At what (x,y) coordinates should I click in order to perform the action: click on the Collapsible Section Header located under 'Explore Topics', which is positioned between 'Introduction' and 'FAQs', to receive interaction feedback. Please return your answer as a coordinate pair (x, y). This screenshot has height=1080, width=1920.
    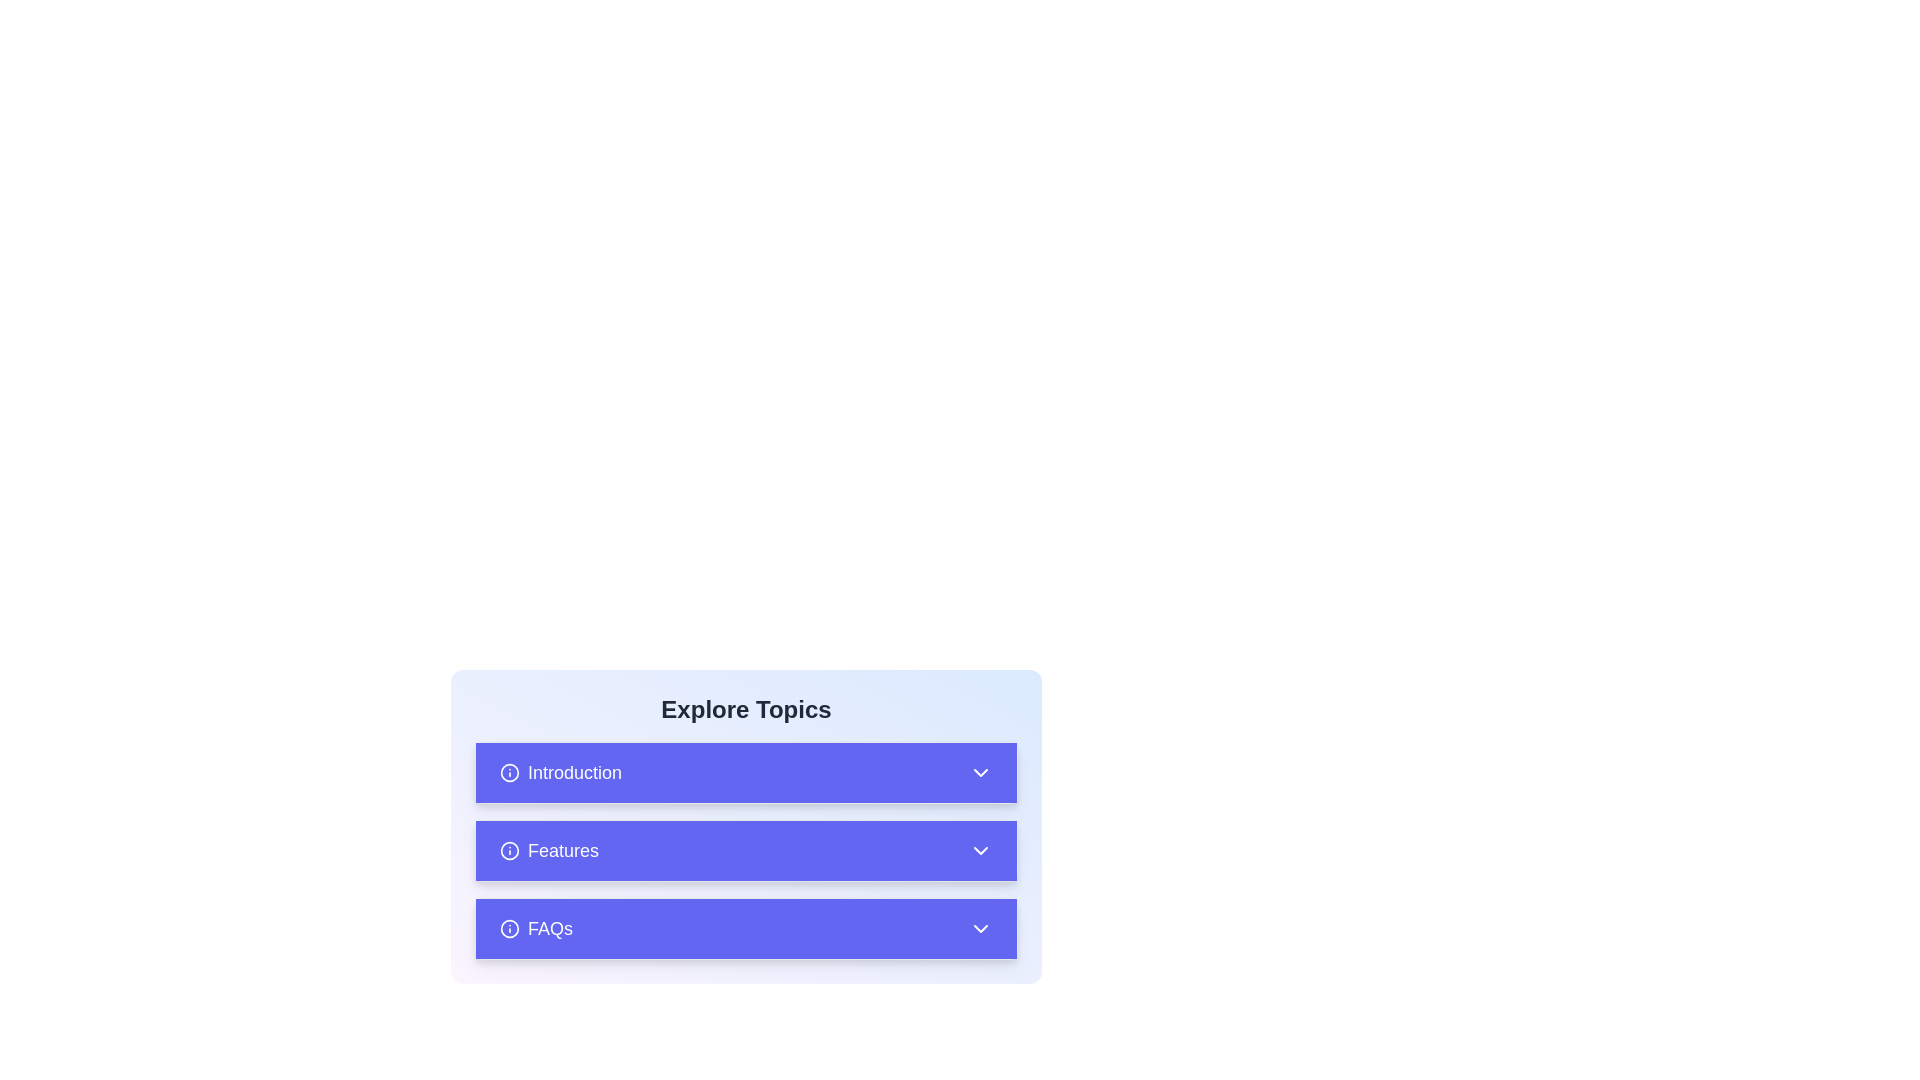
    Looking at the image, I should click on (745, 826).